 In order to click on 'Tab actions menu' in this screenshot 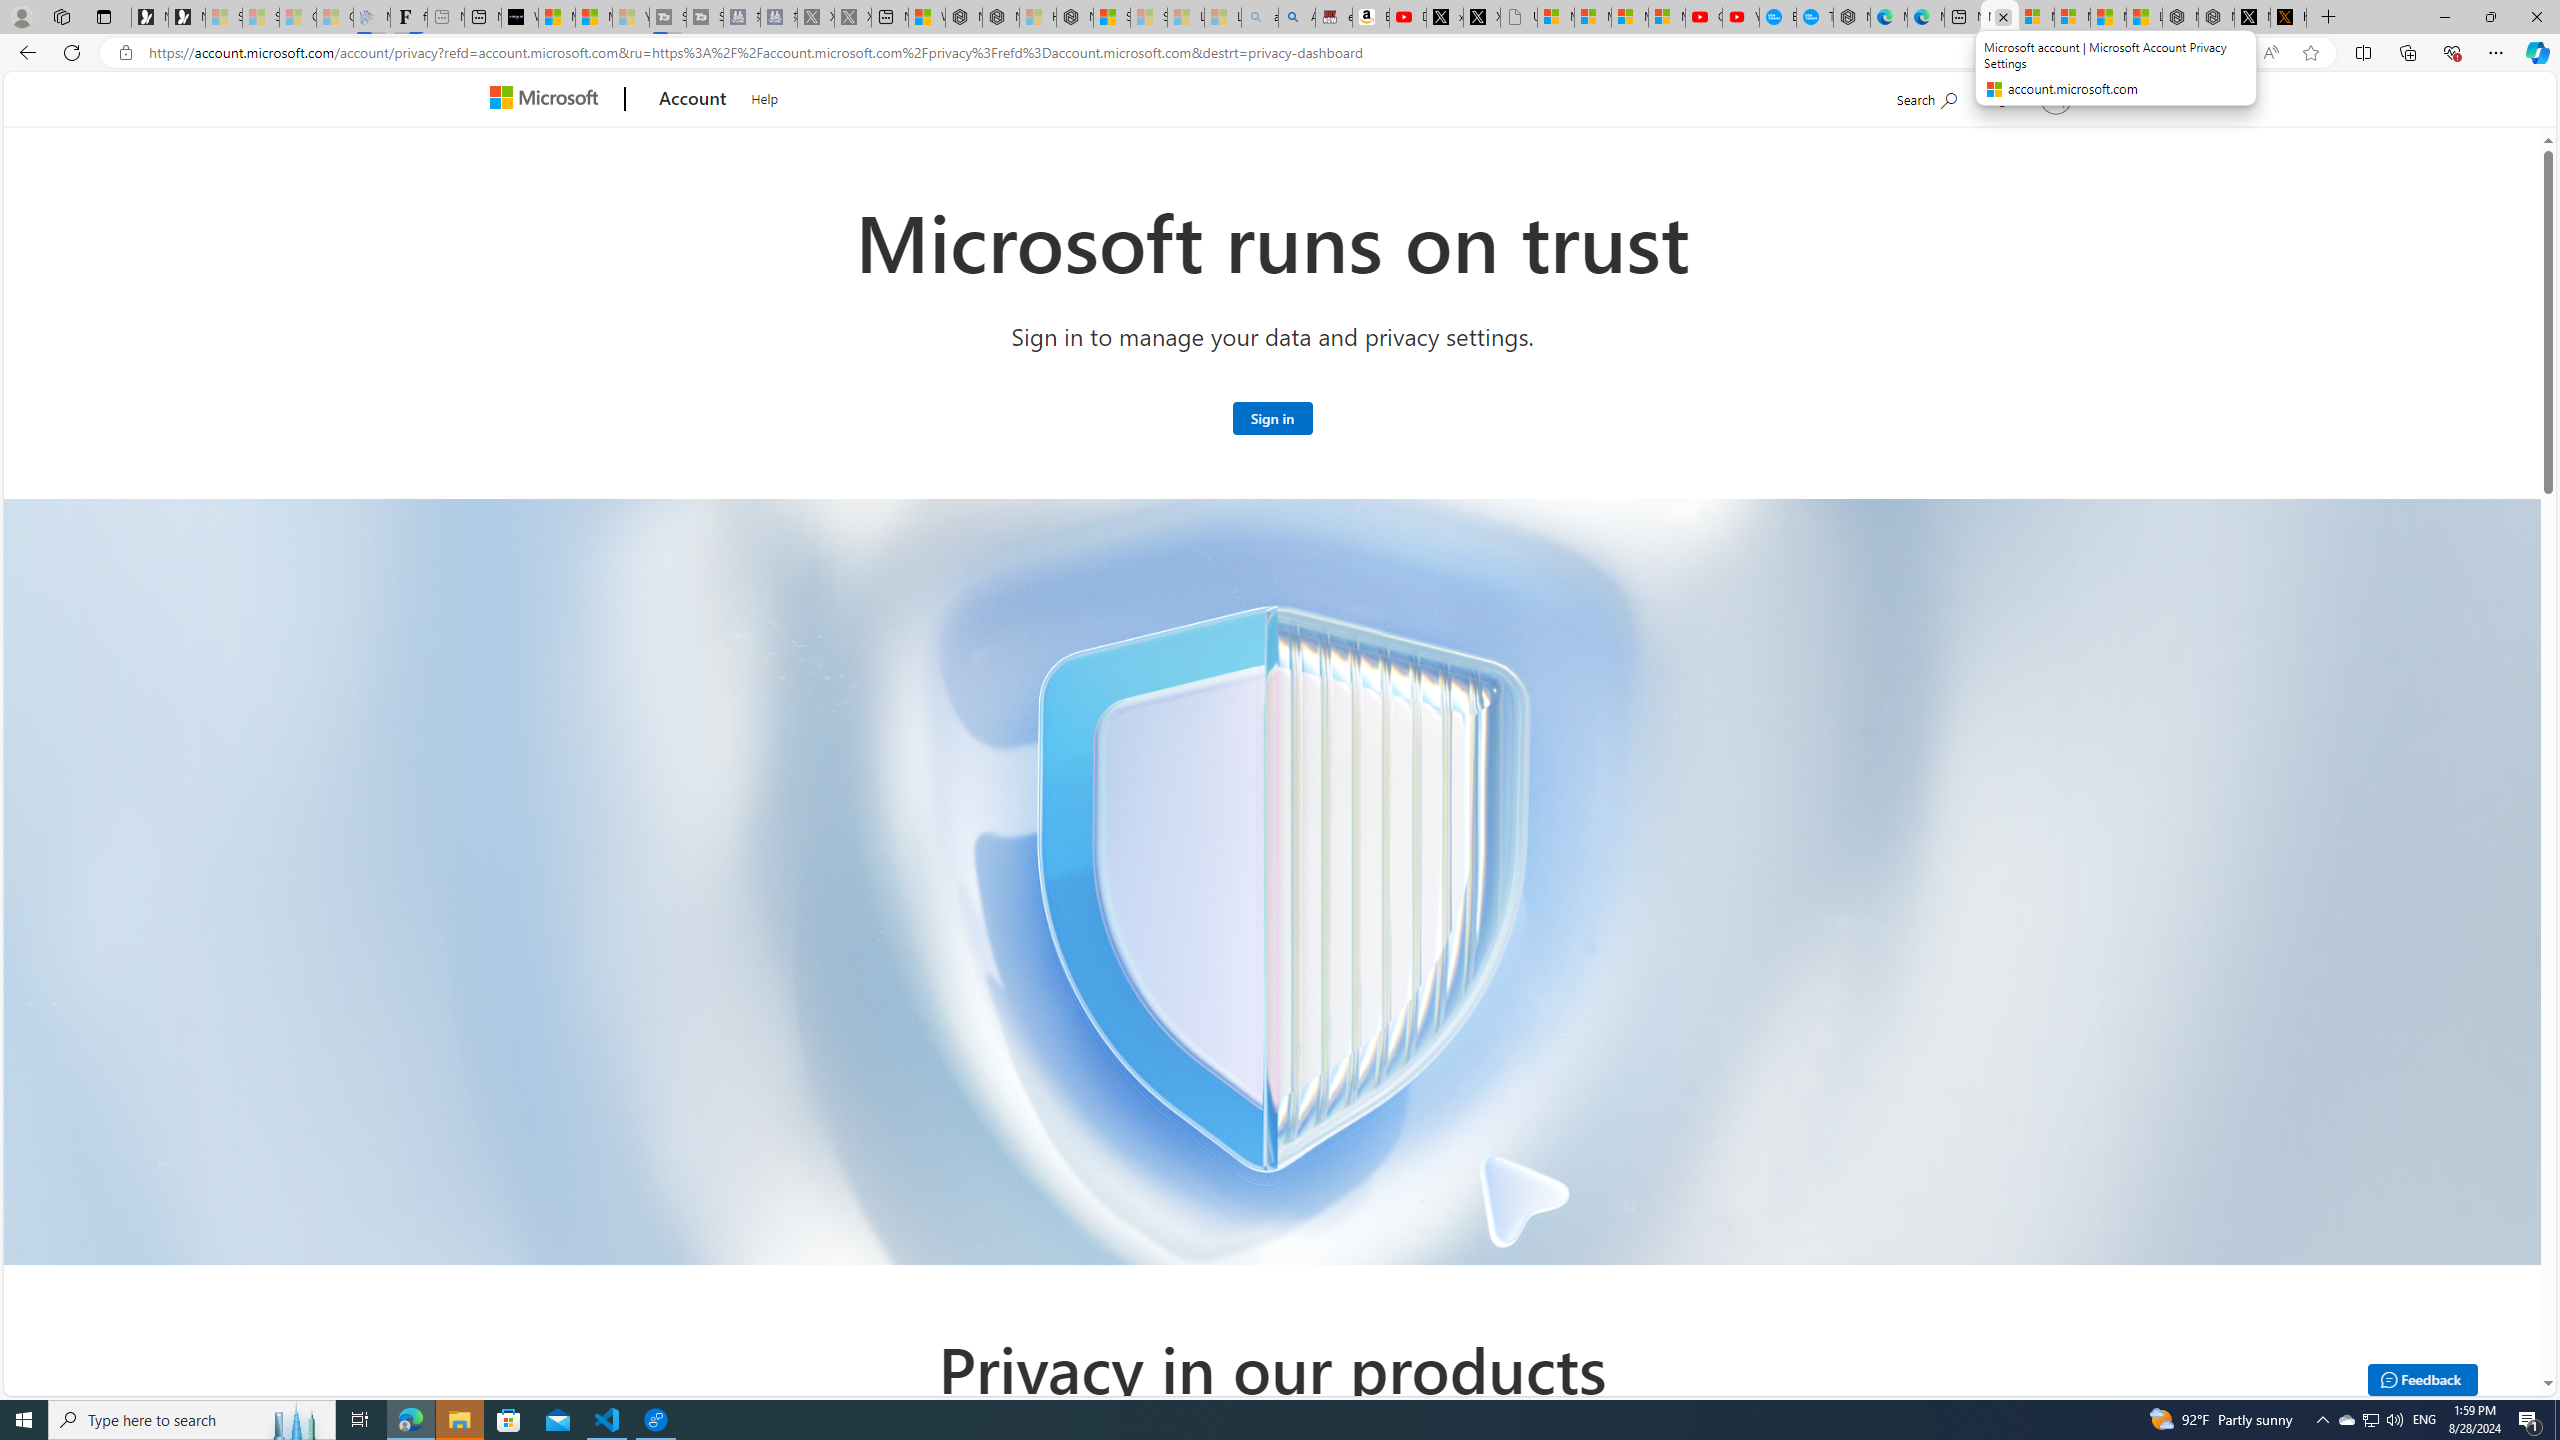, I will do `click(102, 16)`.